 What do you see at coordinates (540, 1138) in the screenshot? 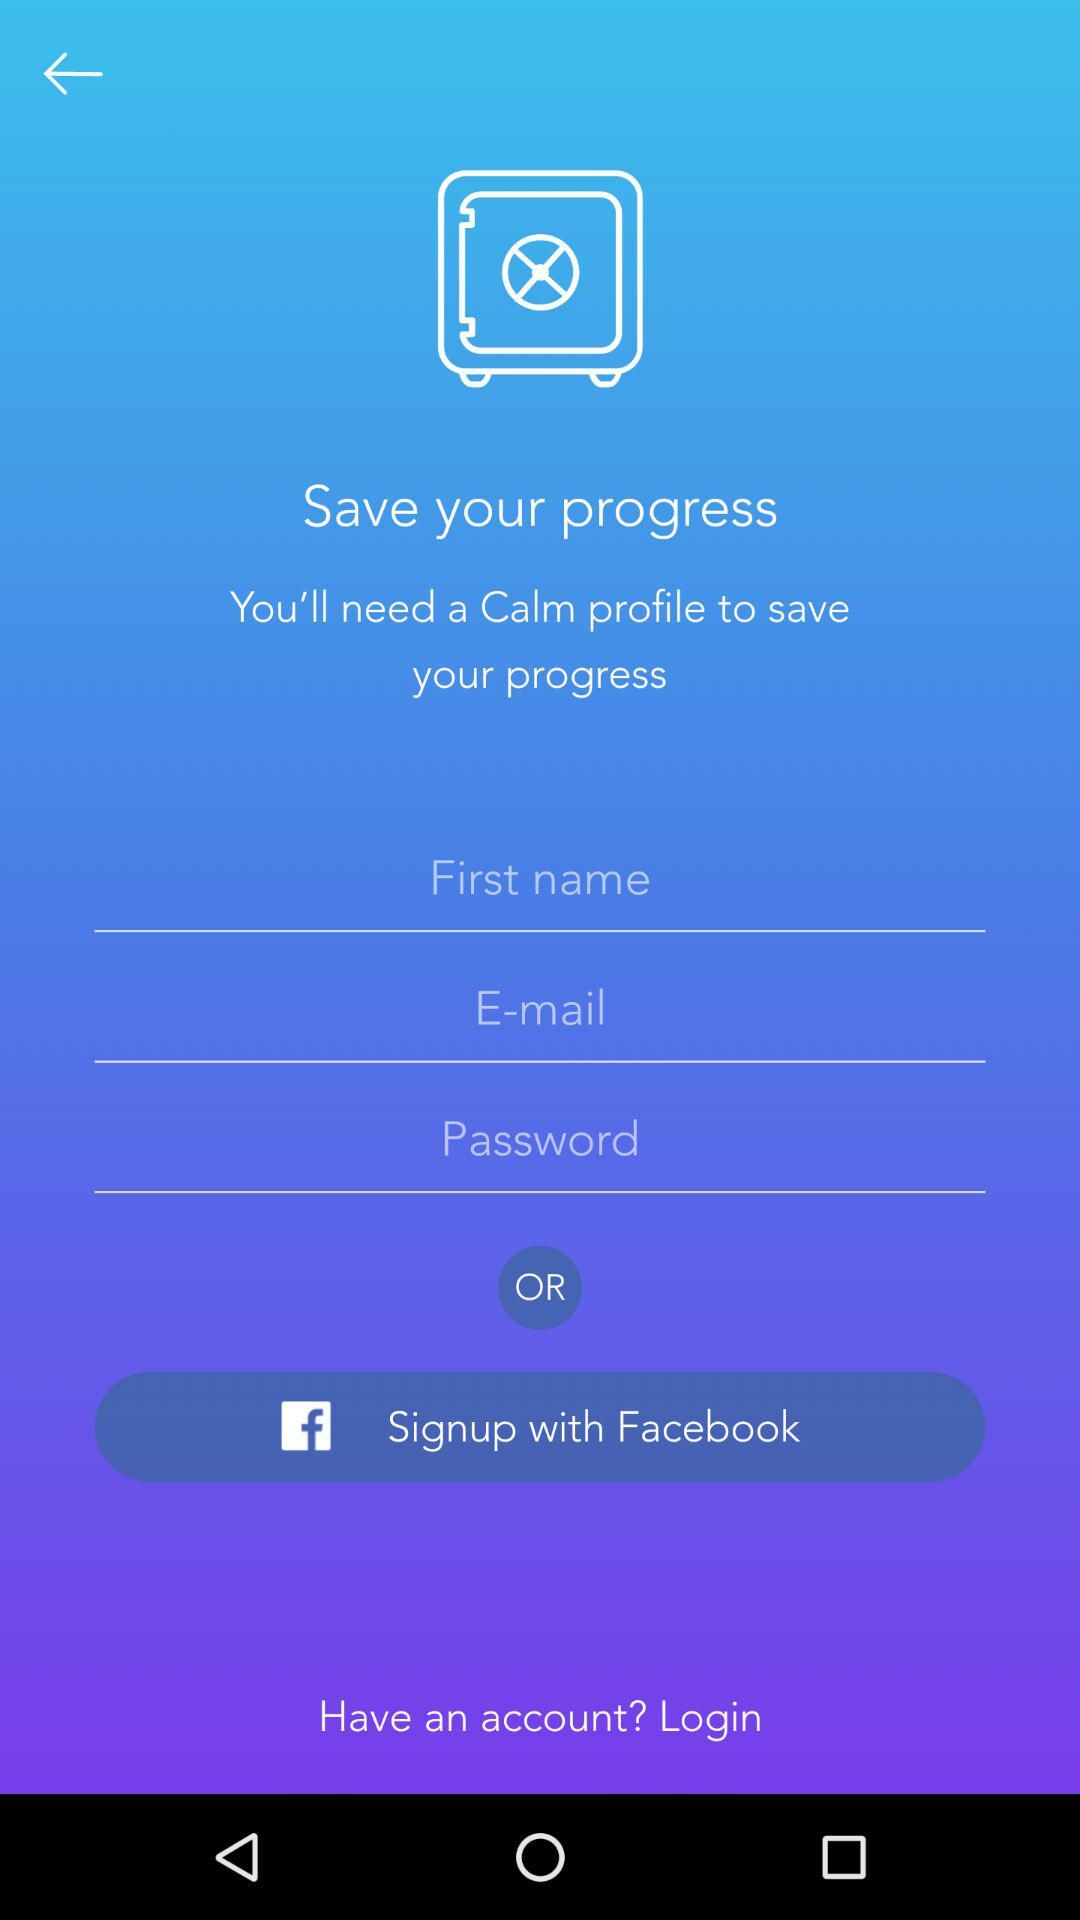
I see `set a password` at bounding box center [540, 1138].